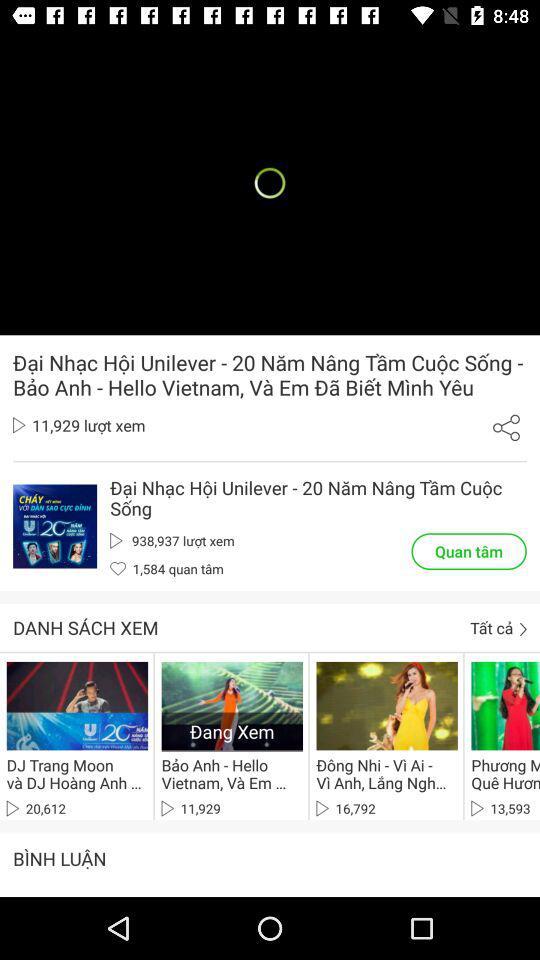  What do you see at coordinates (387, 705) in the screenshot?
I see `the second image from the bottom left` at bounding box center [387, 705].